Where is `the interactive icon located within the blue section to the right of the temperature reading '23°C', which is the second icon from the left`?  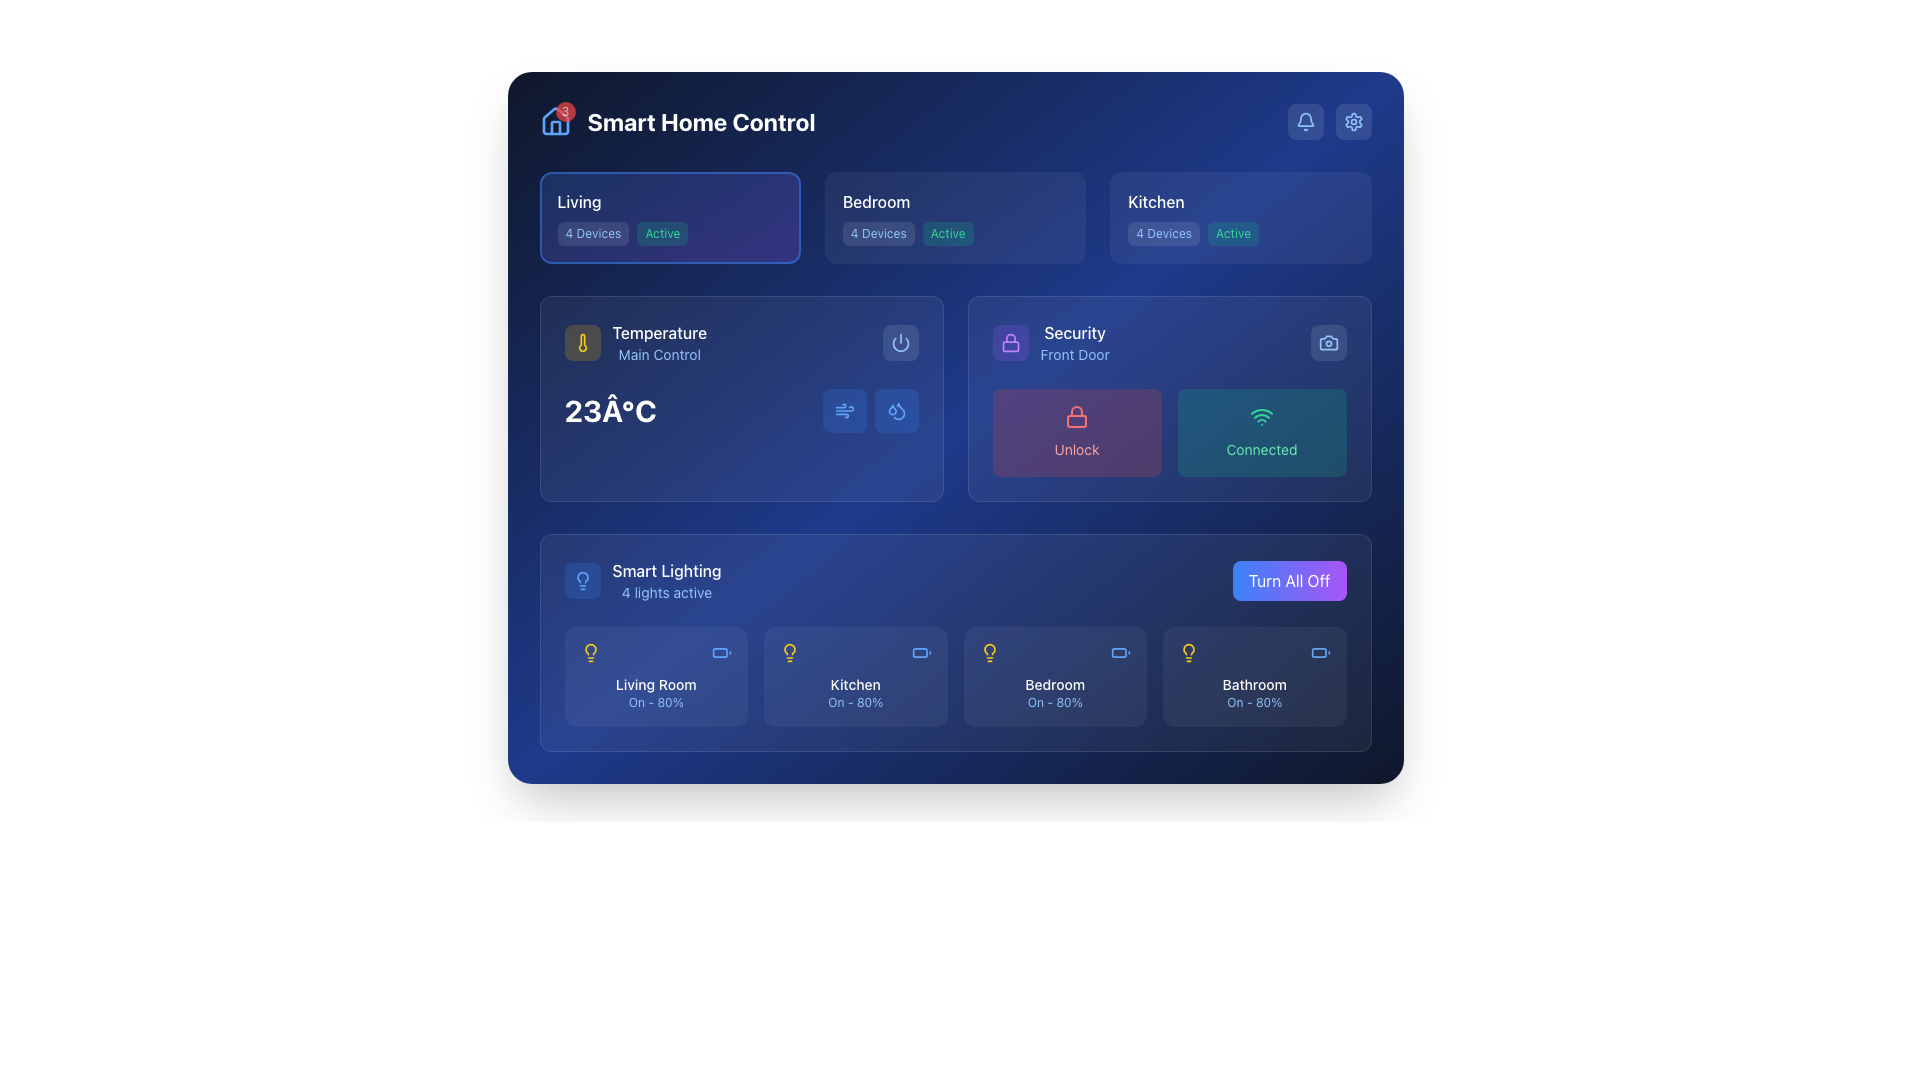
the interactive icon located within the blue section to the right of the temperature reading '23°C', which is the second icon from the left is located at coordinates (844, 410).